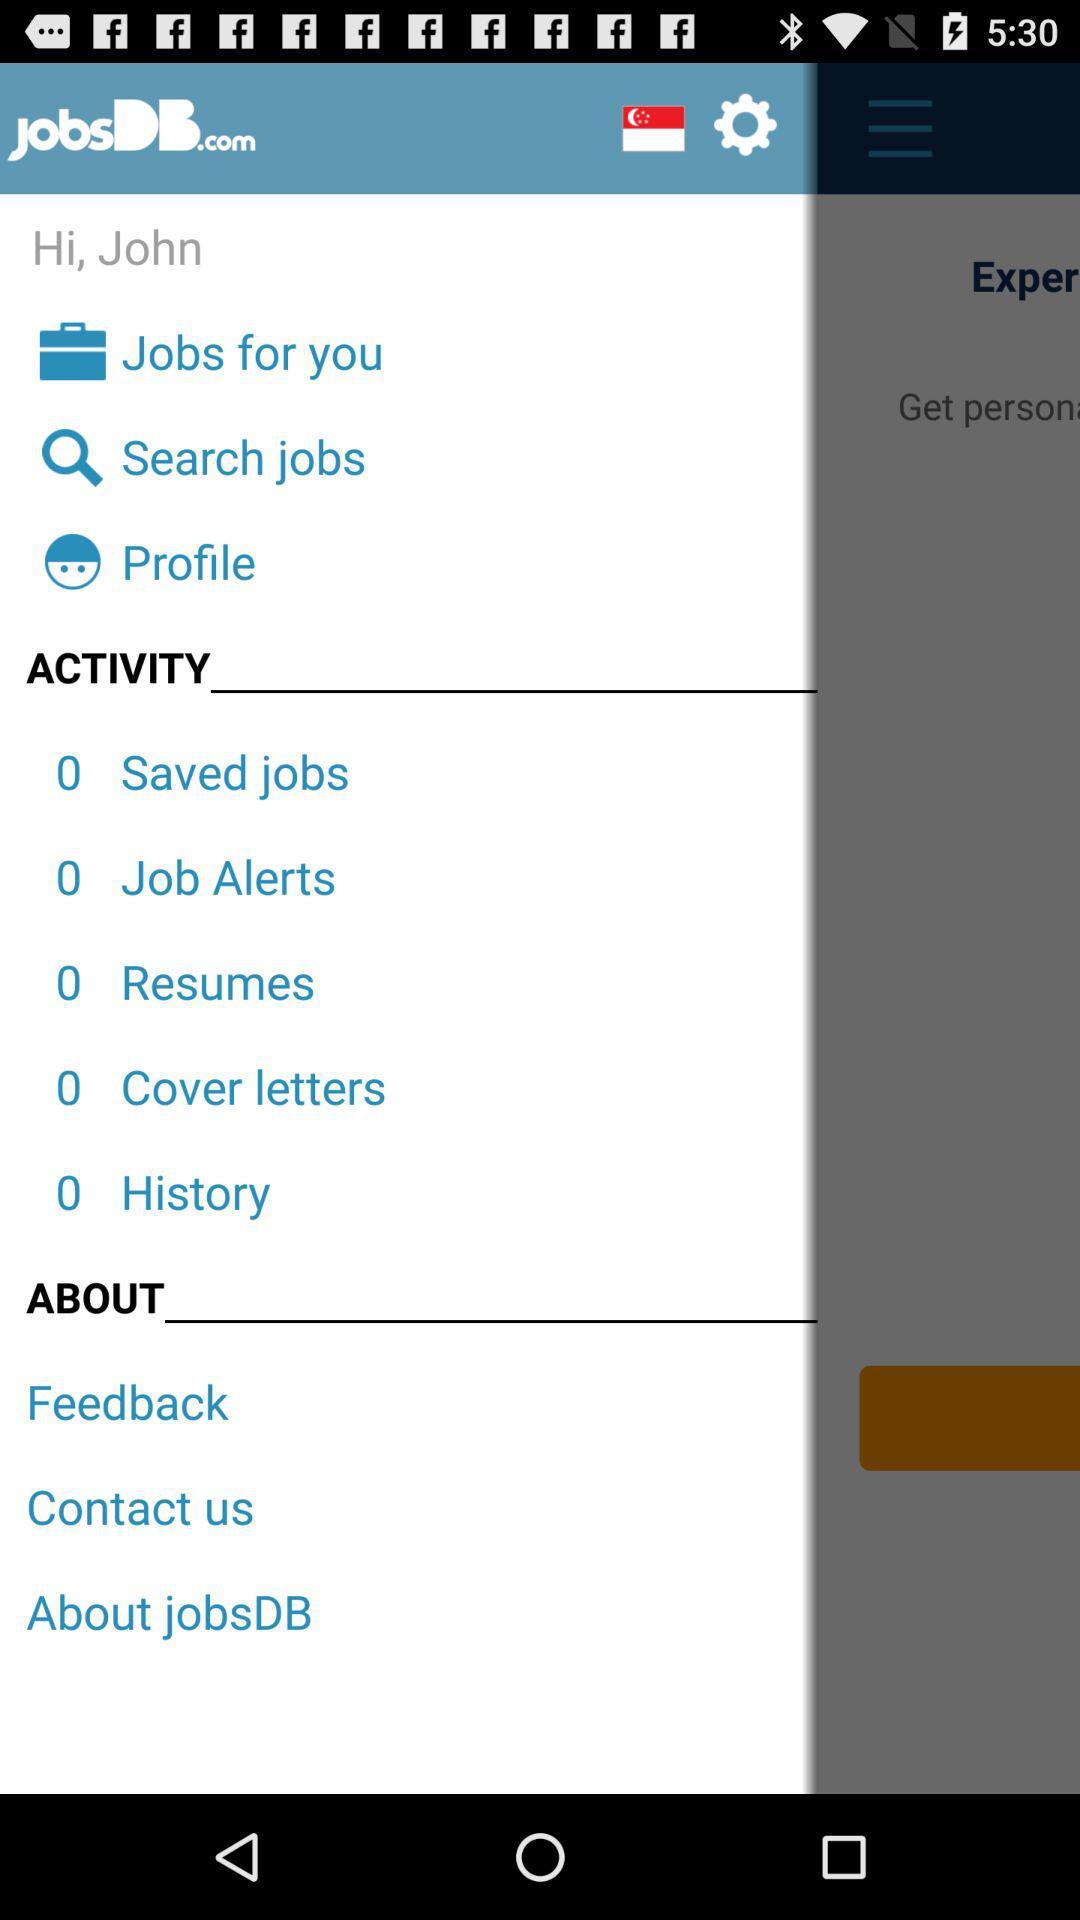 This screenshot has height=1920, width=1080. What do you see at coordinates (698, 136) in the screenshot?
I see `the videocam icon` at bounding box center [698, 136].